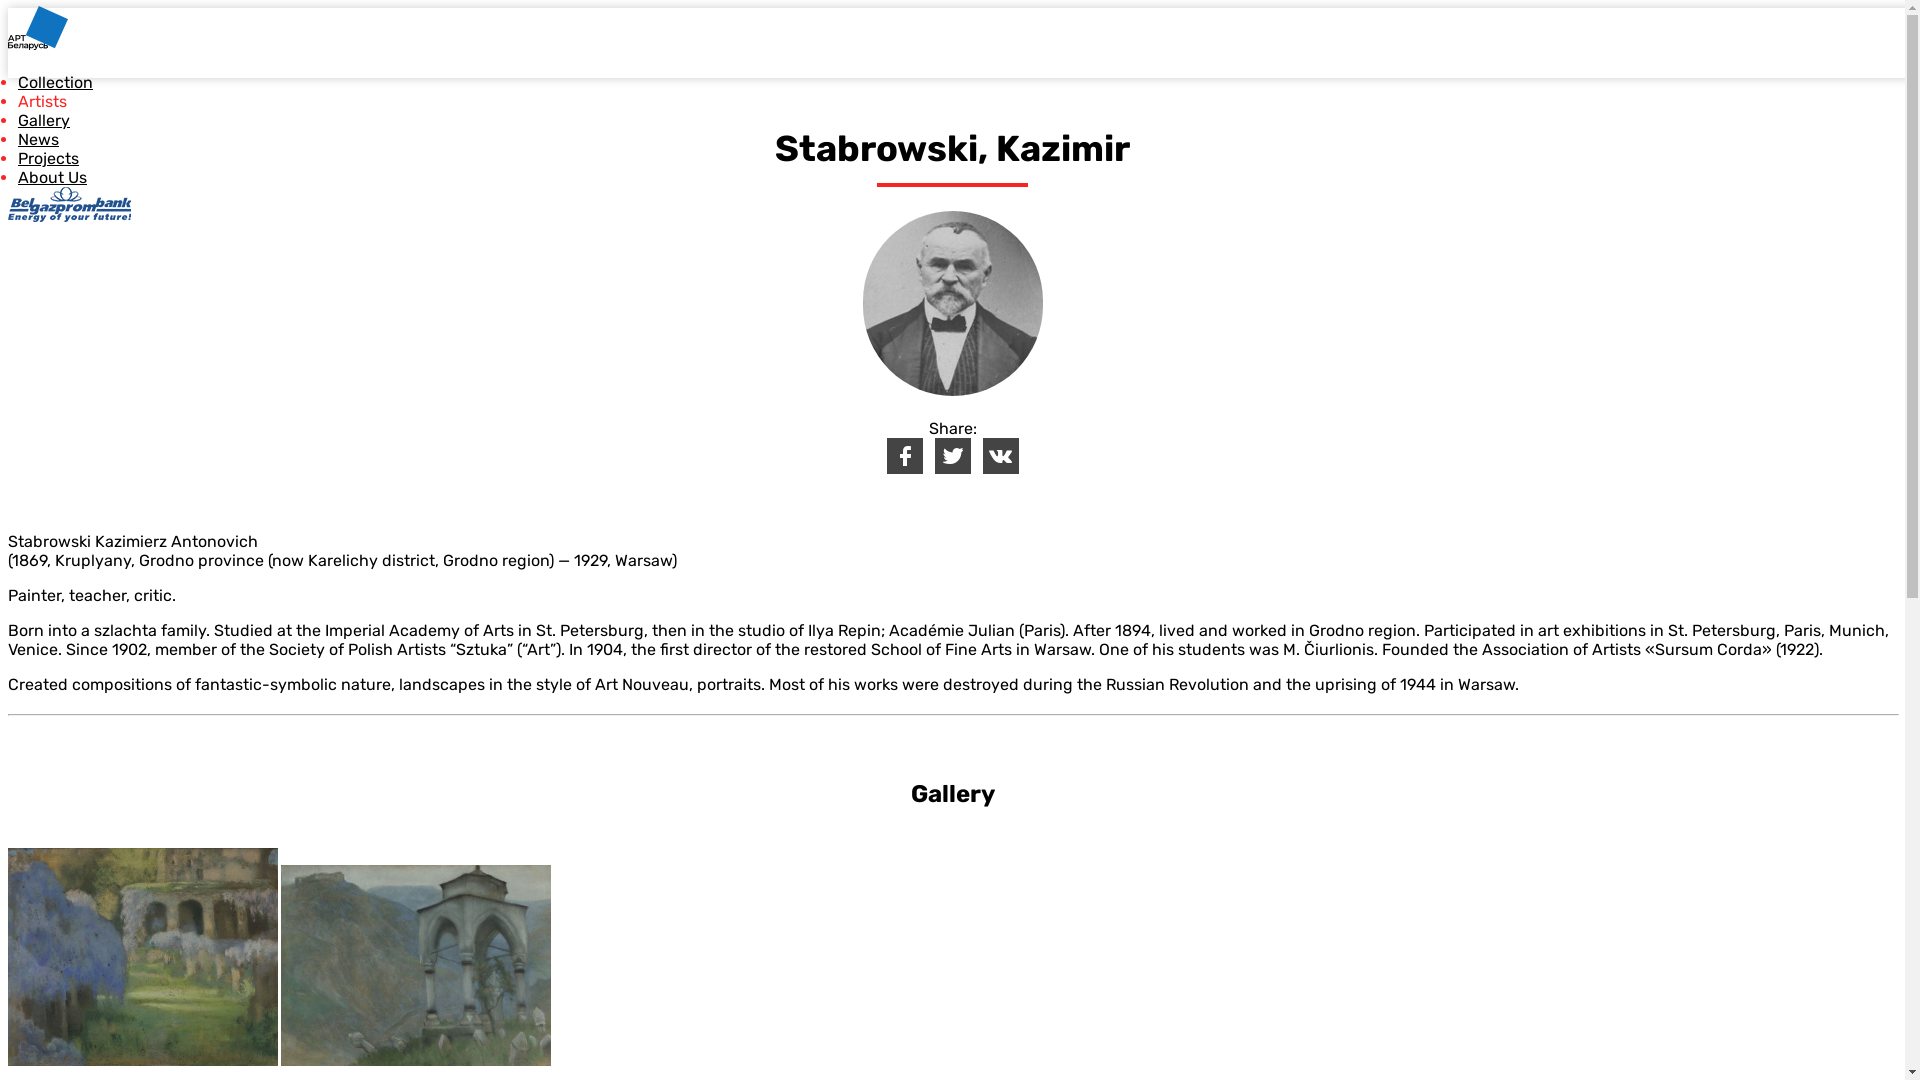  Describe the element at coordinates (55, 81) in the screenshot. I see `'Collection'` at that location.